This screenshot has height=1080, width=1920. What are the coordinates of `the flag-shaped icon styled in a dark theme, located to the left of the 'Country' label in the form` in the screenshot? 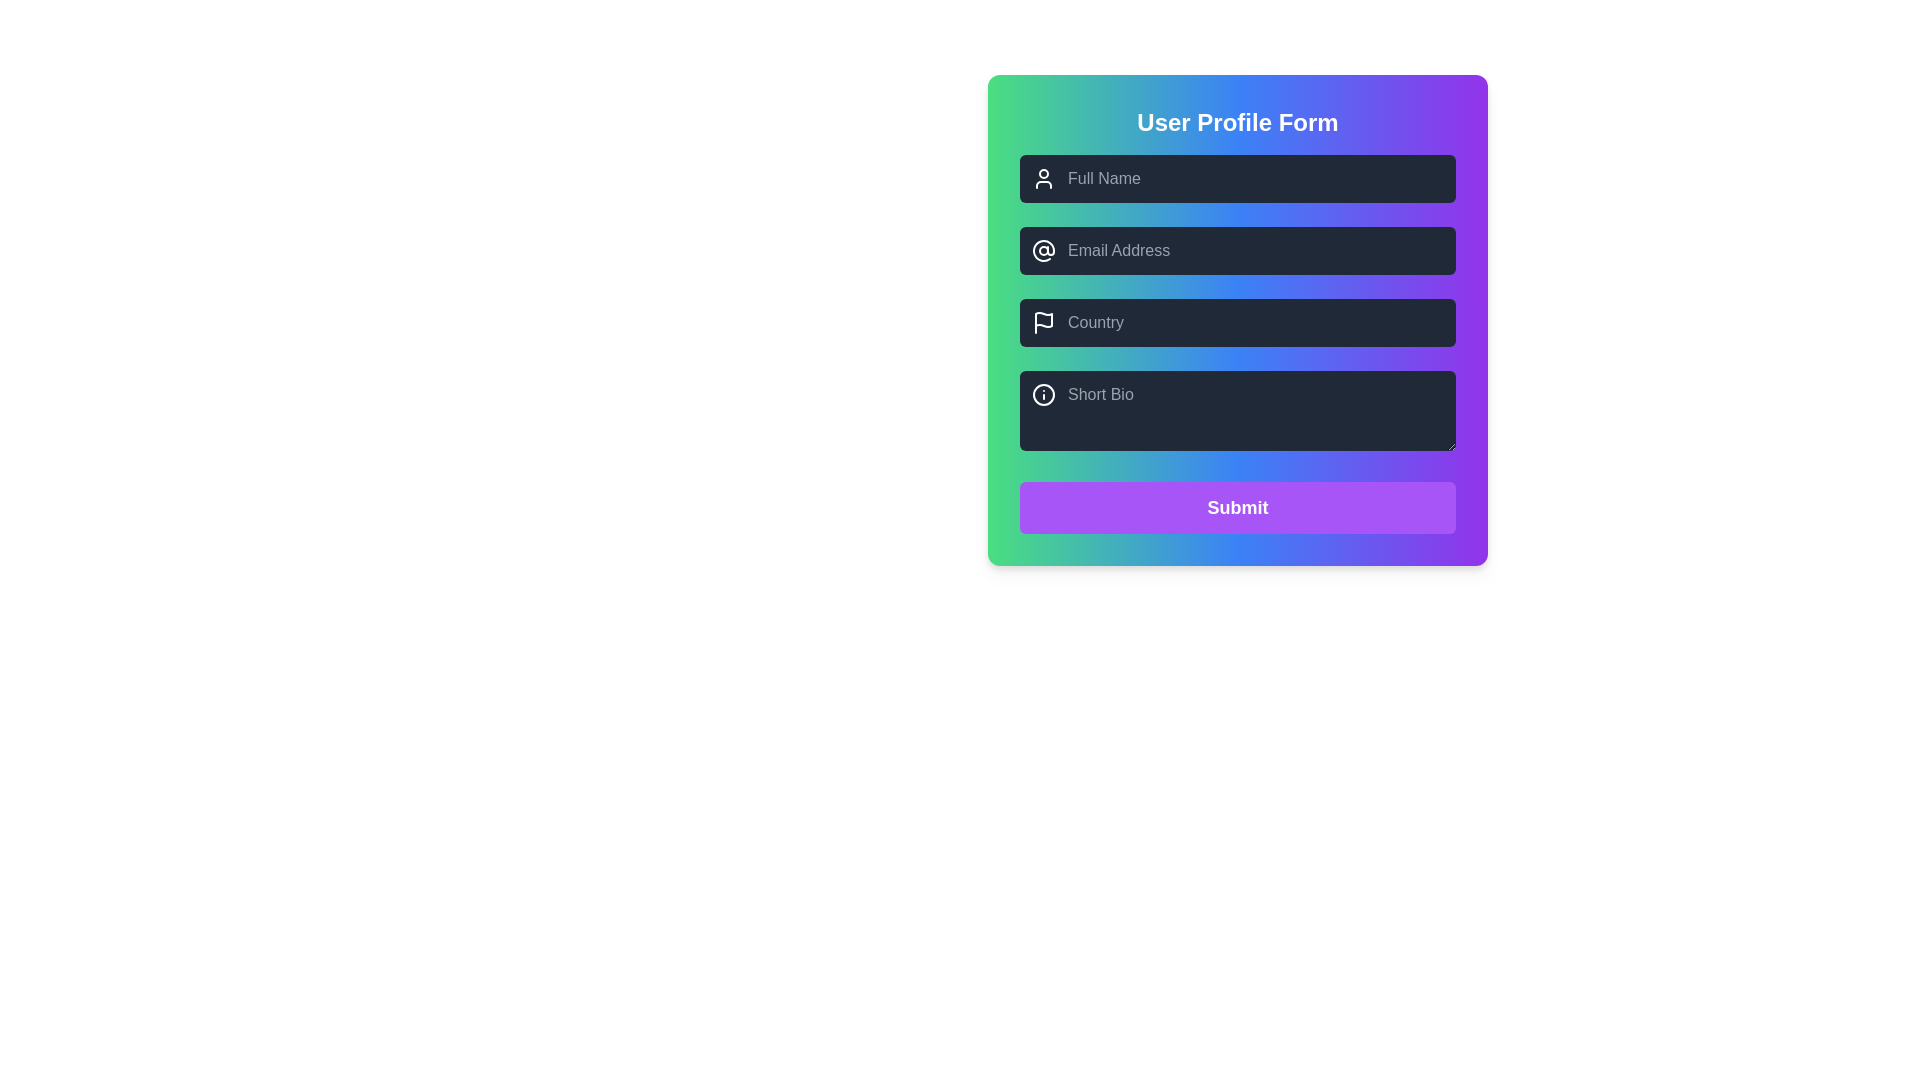 It's located at (1042, 319).